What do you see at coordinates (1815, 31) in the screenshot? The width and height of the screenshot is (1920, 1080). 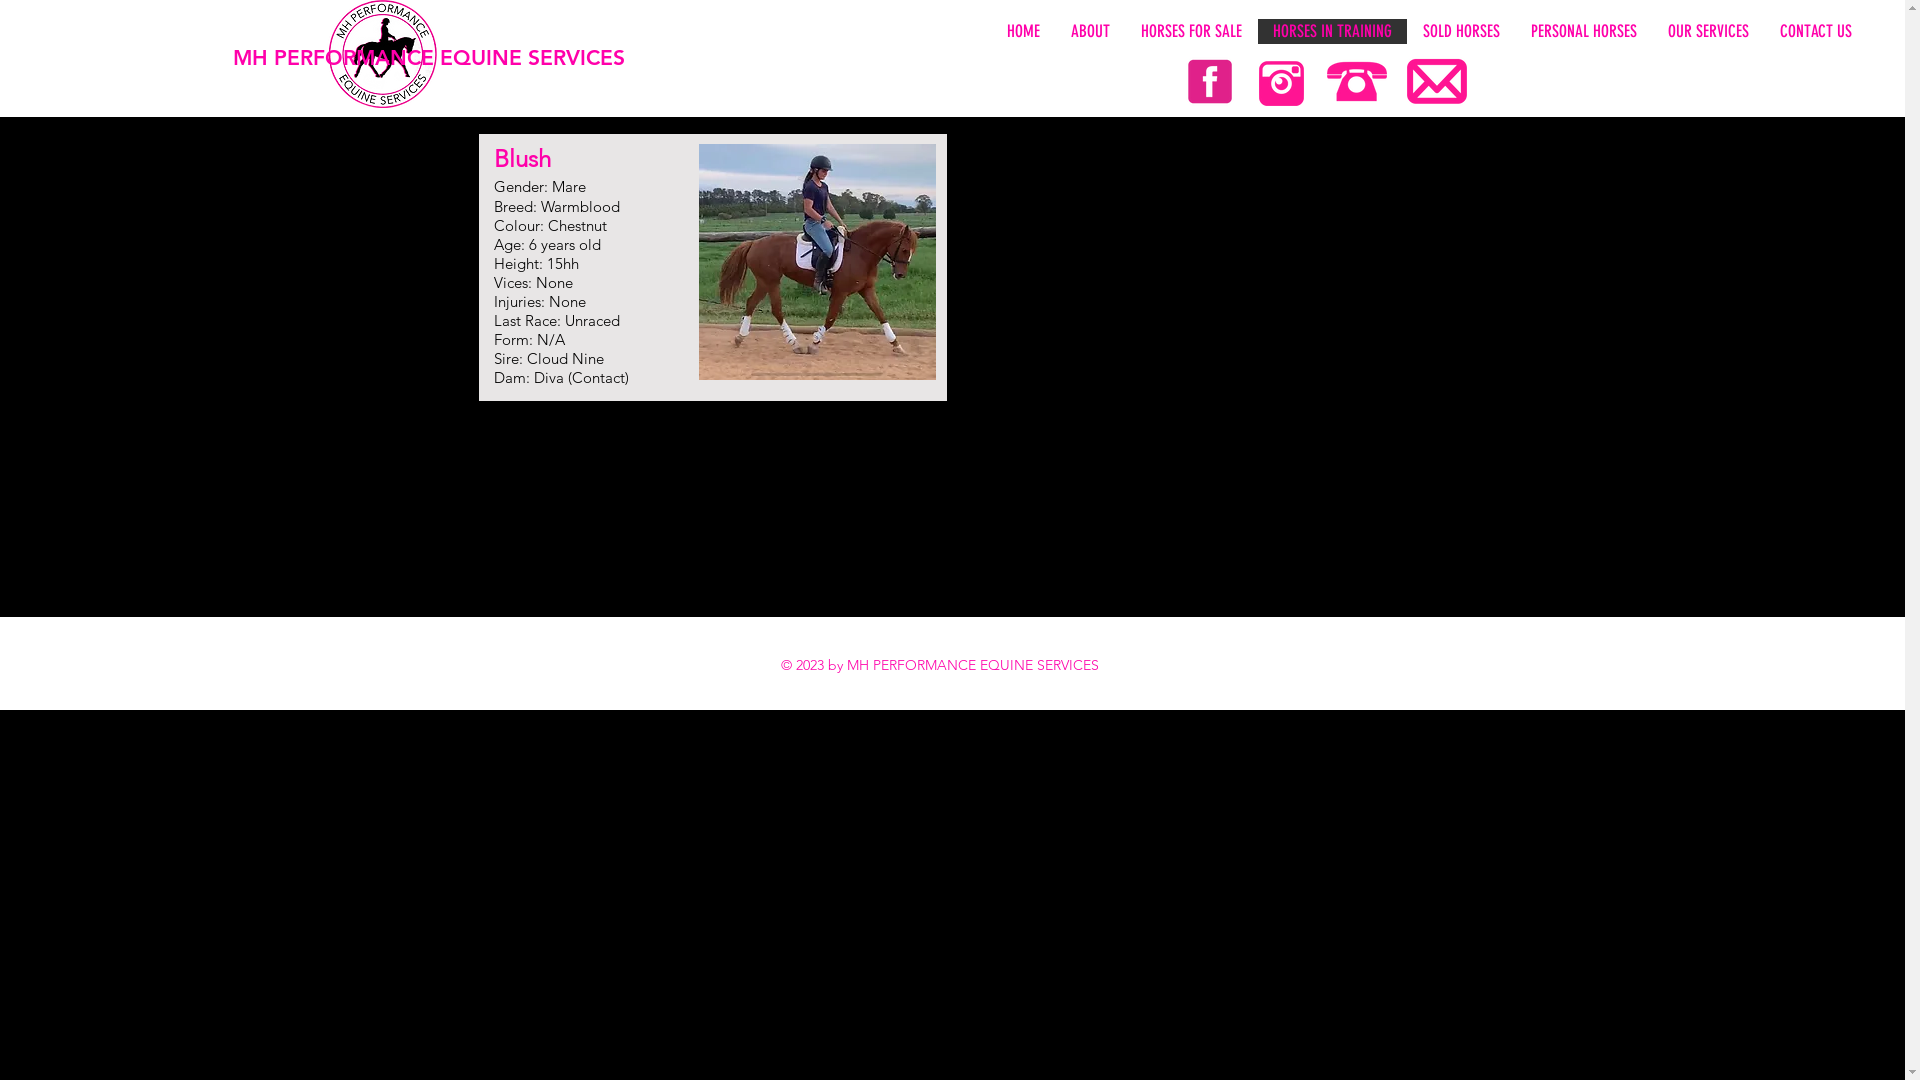 I see `'CONTACT US'` at bounding box center [1815, 31].